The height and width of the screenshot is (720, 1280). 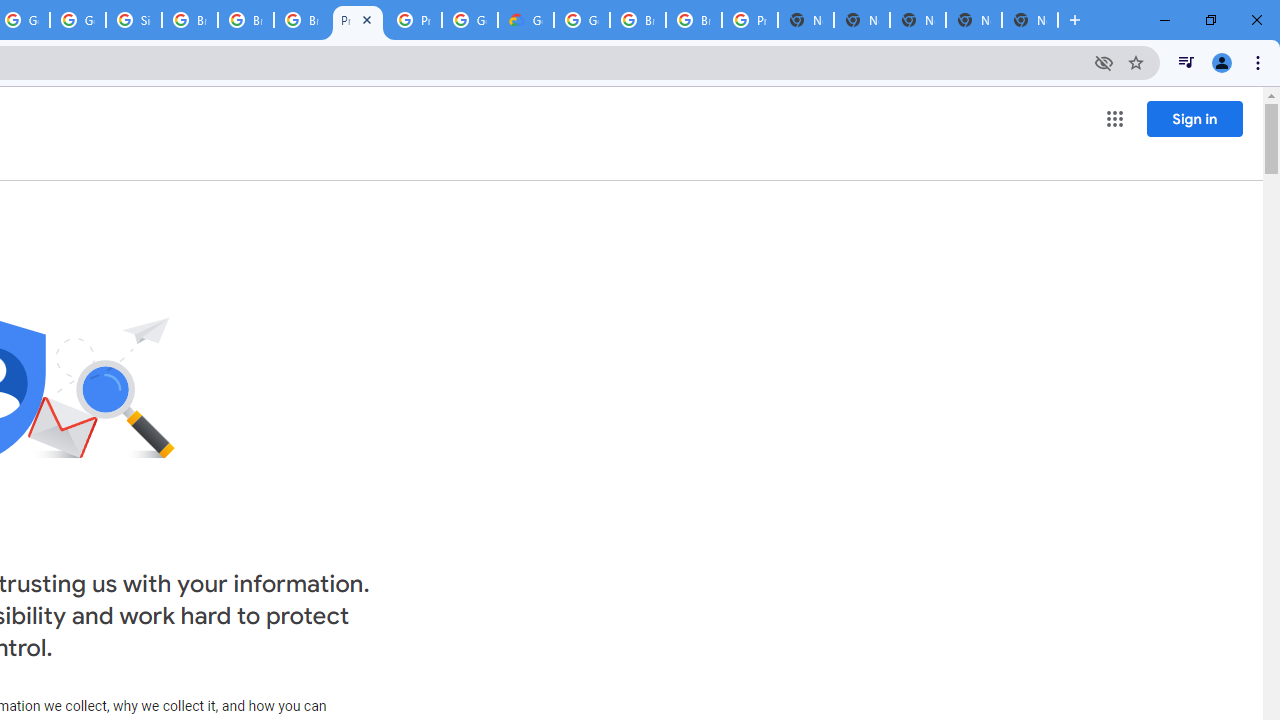 I want to click on 'New Tab', so click(x=1030, y=20).